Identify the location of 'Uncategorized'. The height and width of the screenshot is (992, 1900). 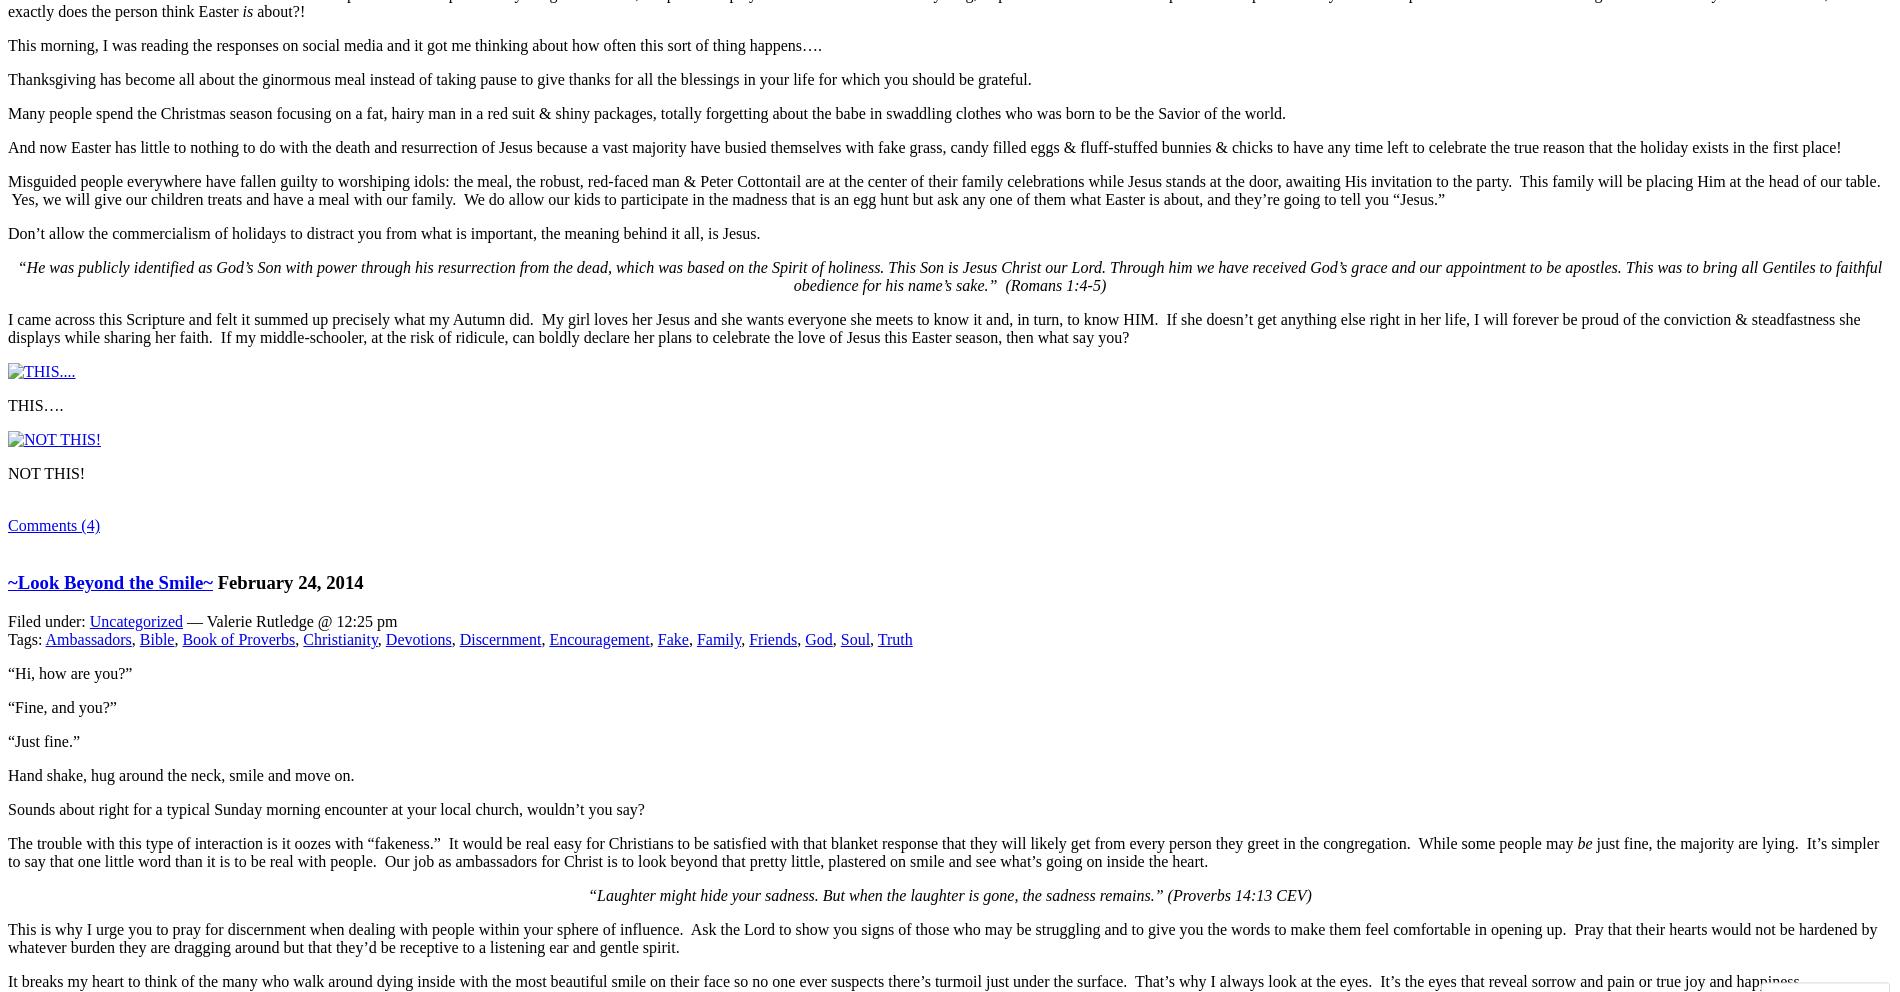
(88, 619).